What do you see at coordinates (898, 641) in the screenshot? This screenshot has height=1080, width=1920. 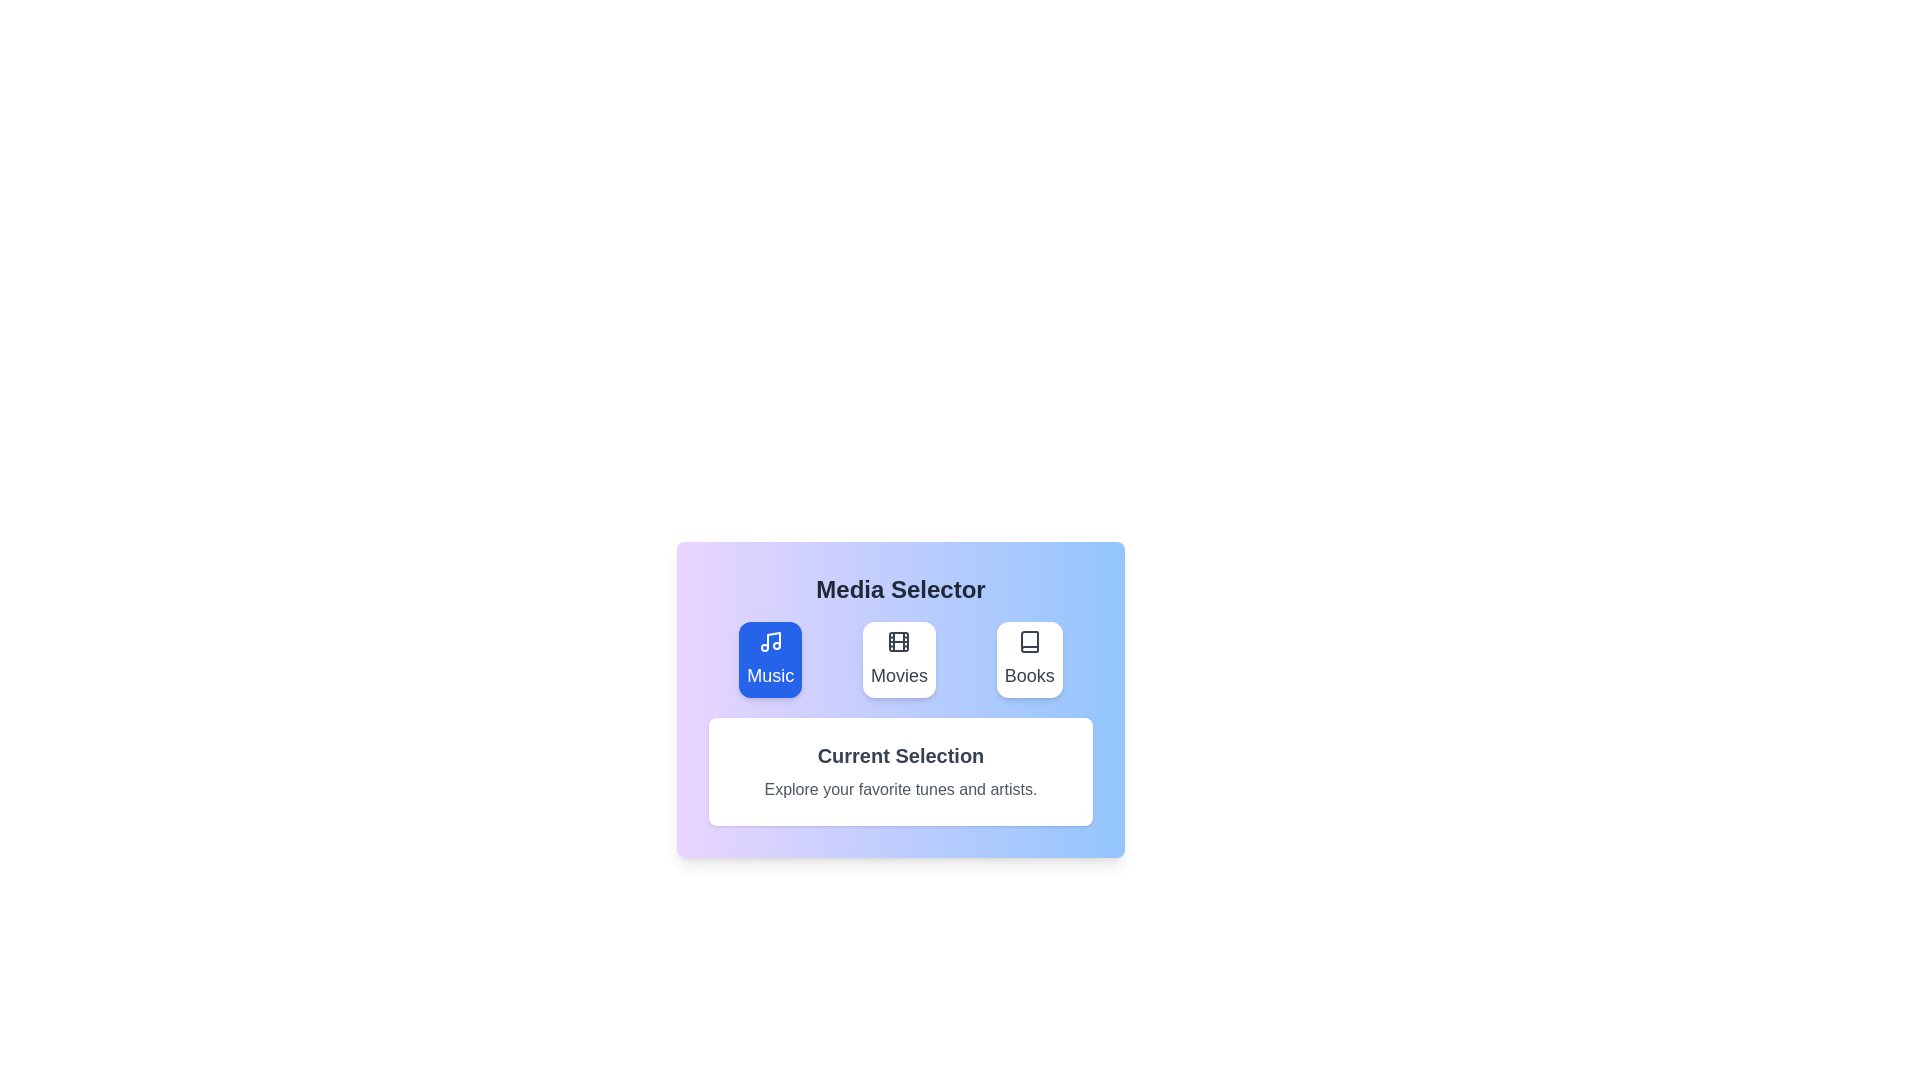 I see `the film icon, which is the second selectable option in the horizontal layout below the heading 'Media Selector'` at bounding box center [898, 641].